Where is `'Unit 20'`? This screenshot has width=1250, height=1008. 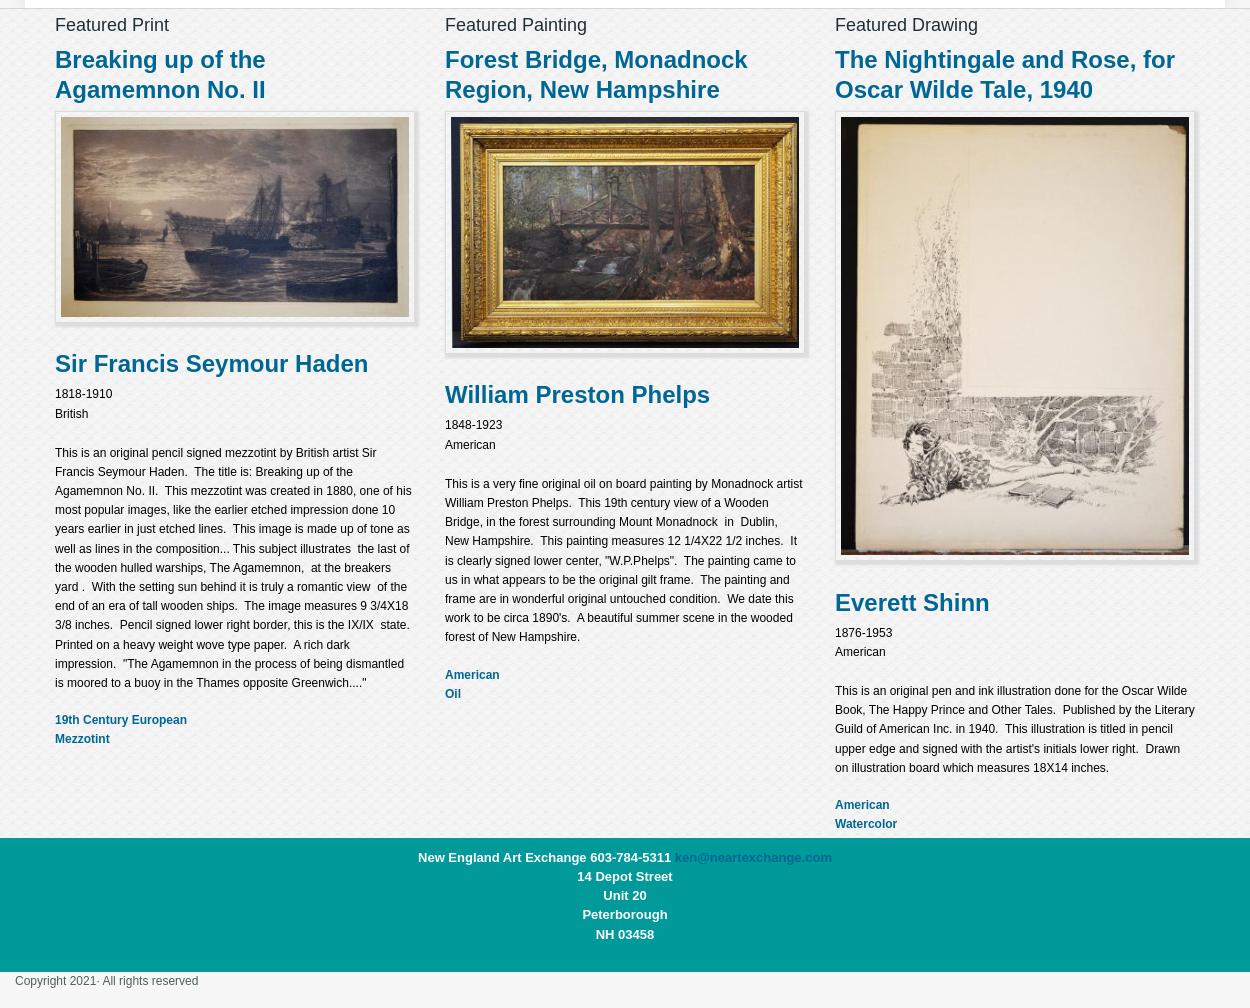
'Unit 20' is located at coordinates (602, 895).